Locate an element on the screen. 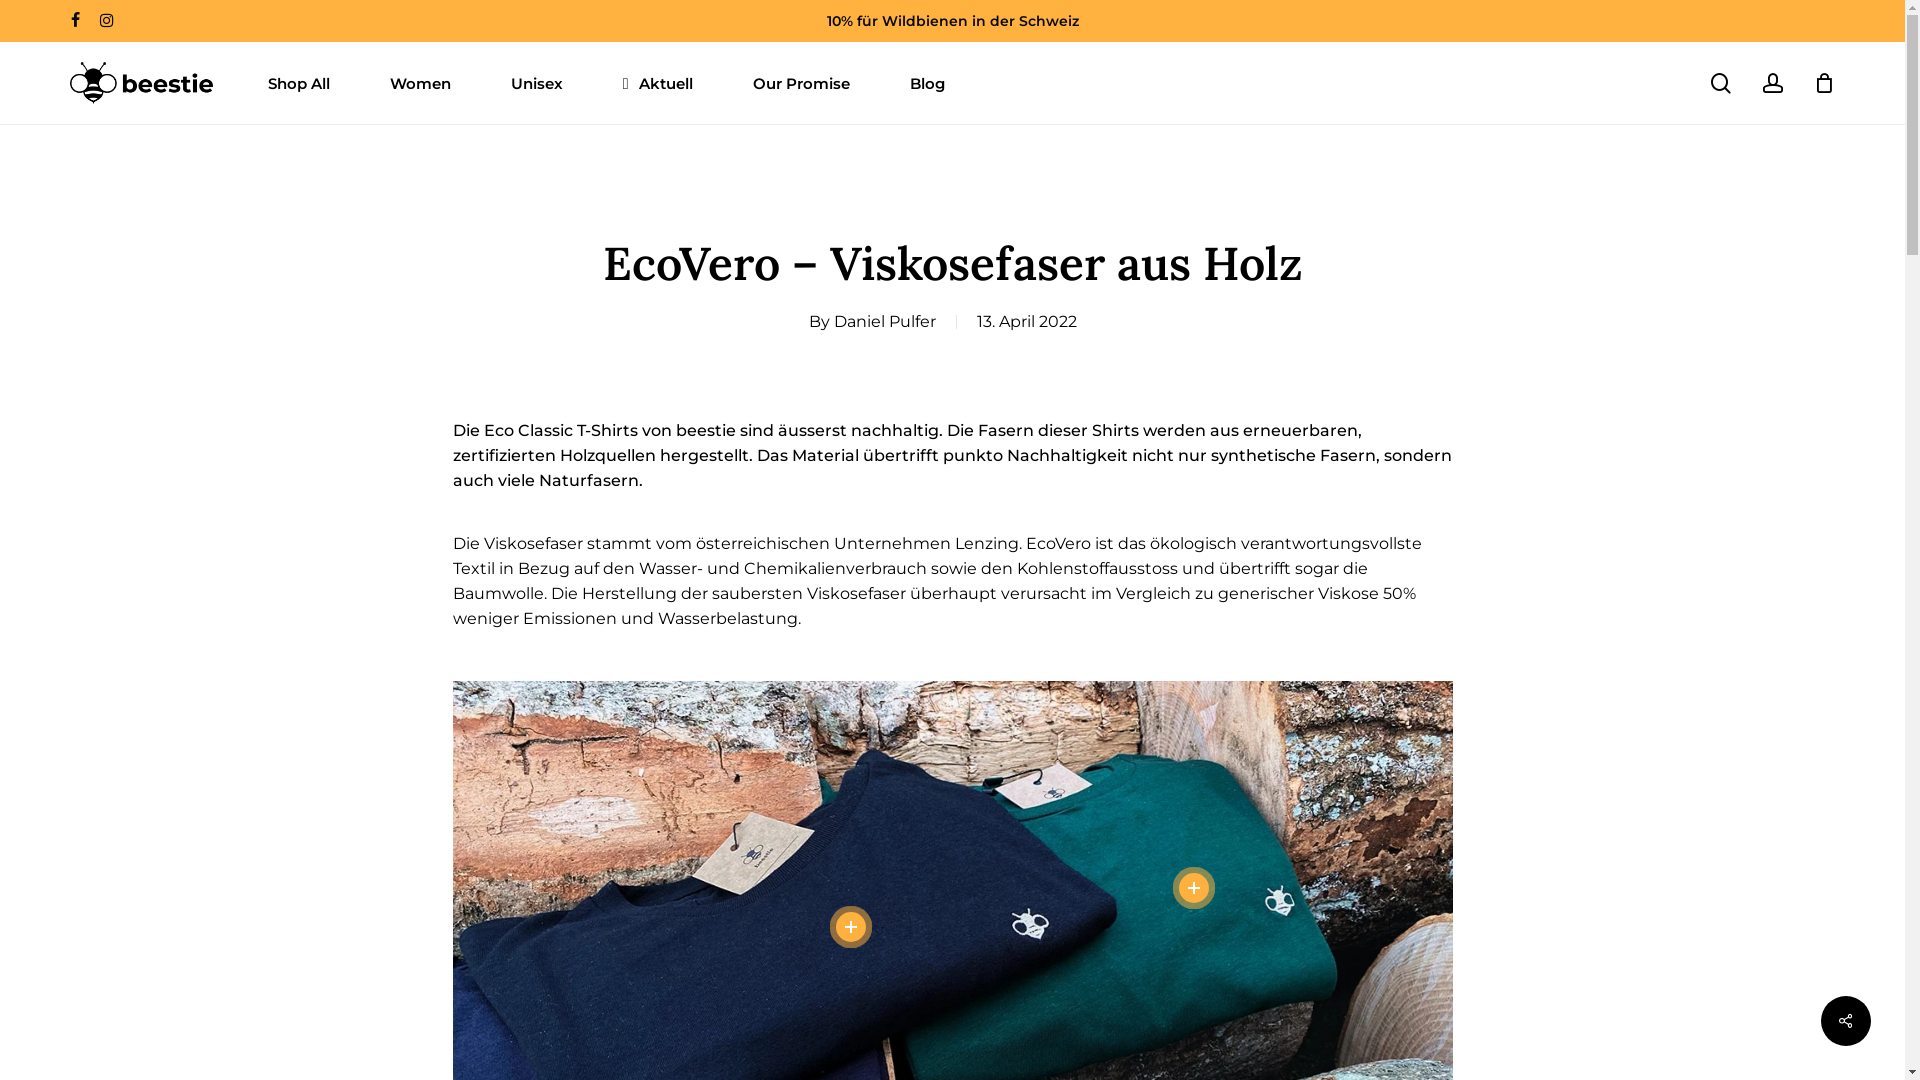  'Blog' is located at coordinates (926, 81).